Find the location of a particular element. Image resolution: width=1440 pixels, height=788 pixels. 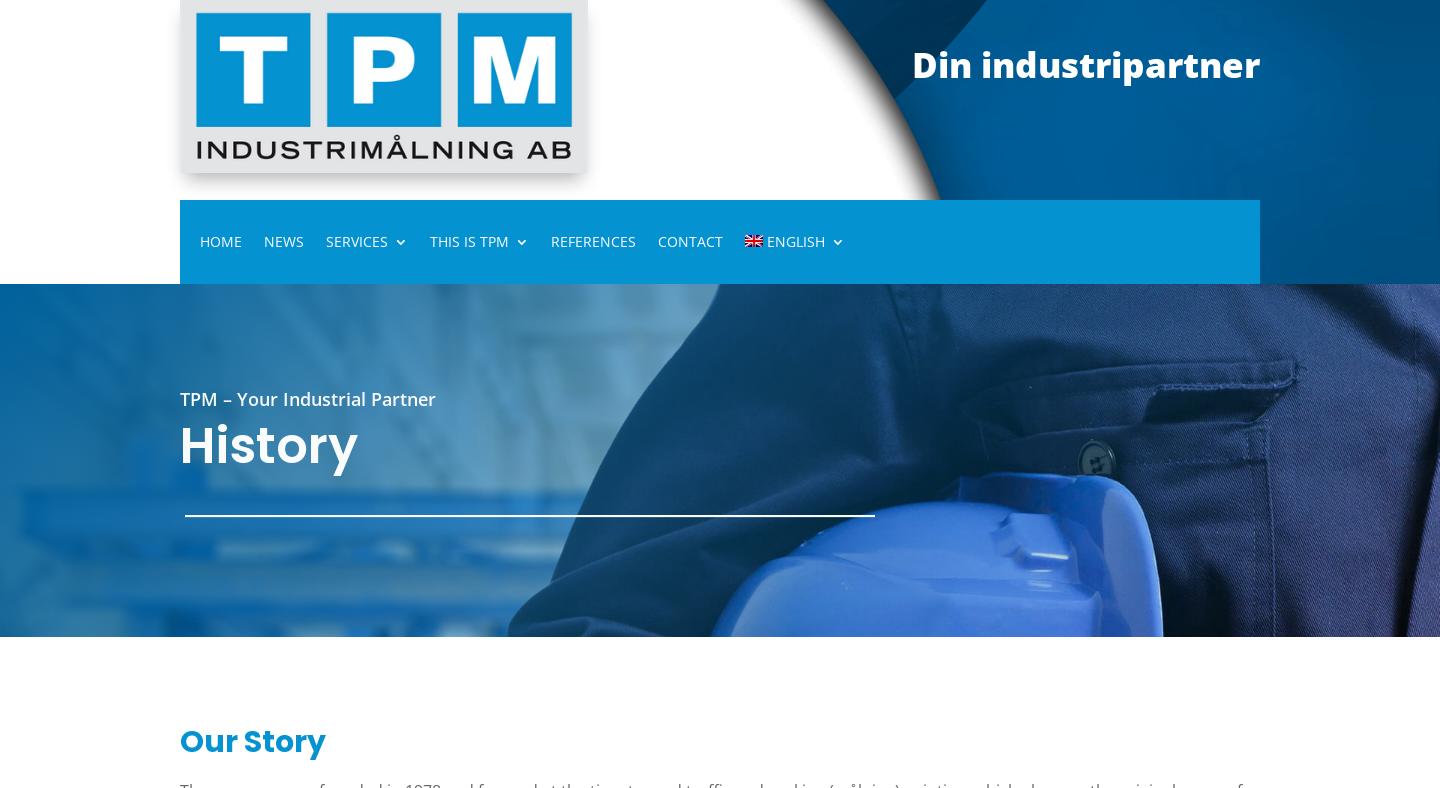

'Contact' is located at coordinates (690, 240).